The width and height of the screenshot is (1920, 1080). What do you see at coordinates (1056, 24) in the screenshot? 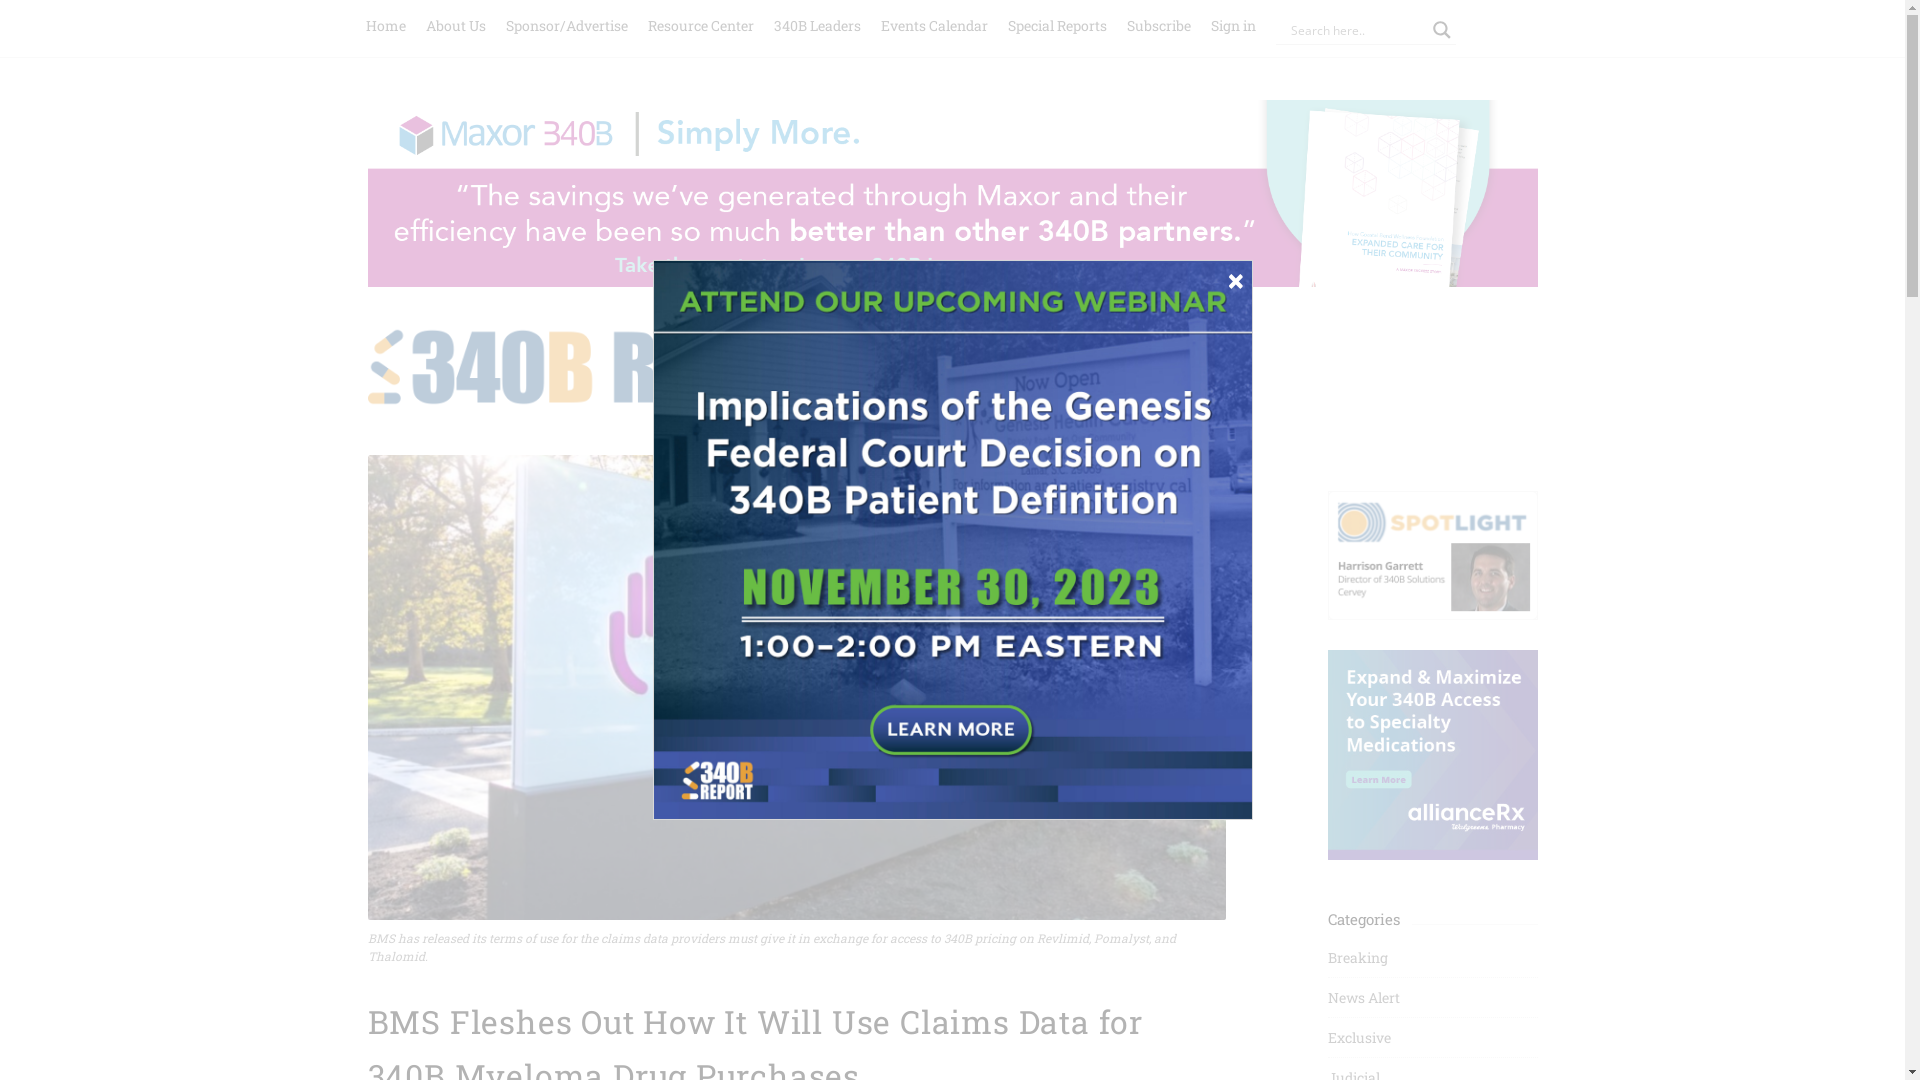
I see `'Special Reports'` at bounding box center [1056, 24].